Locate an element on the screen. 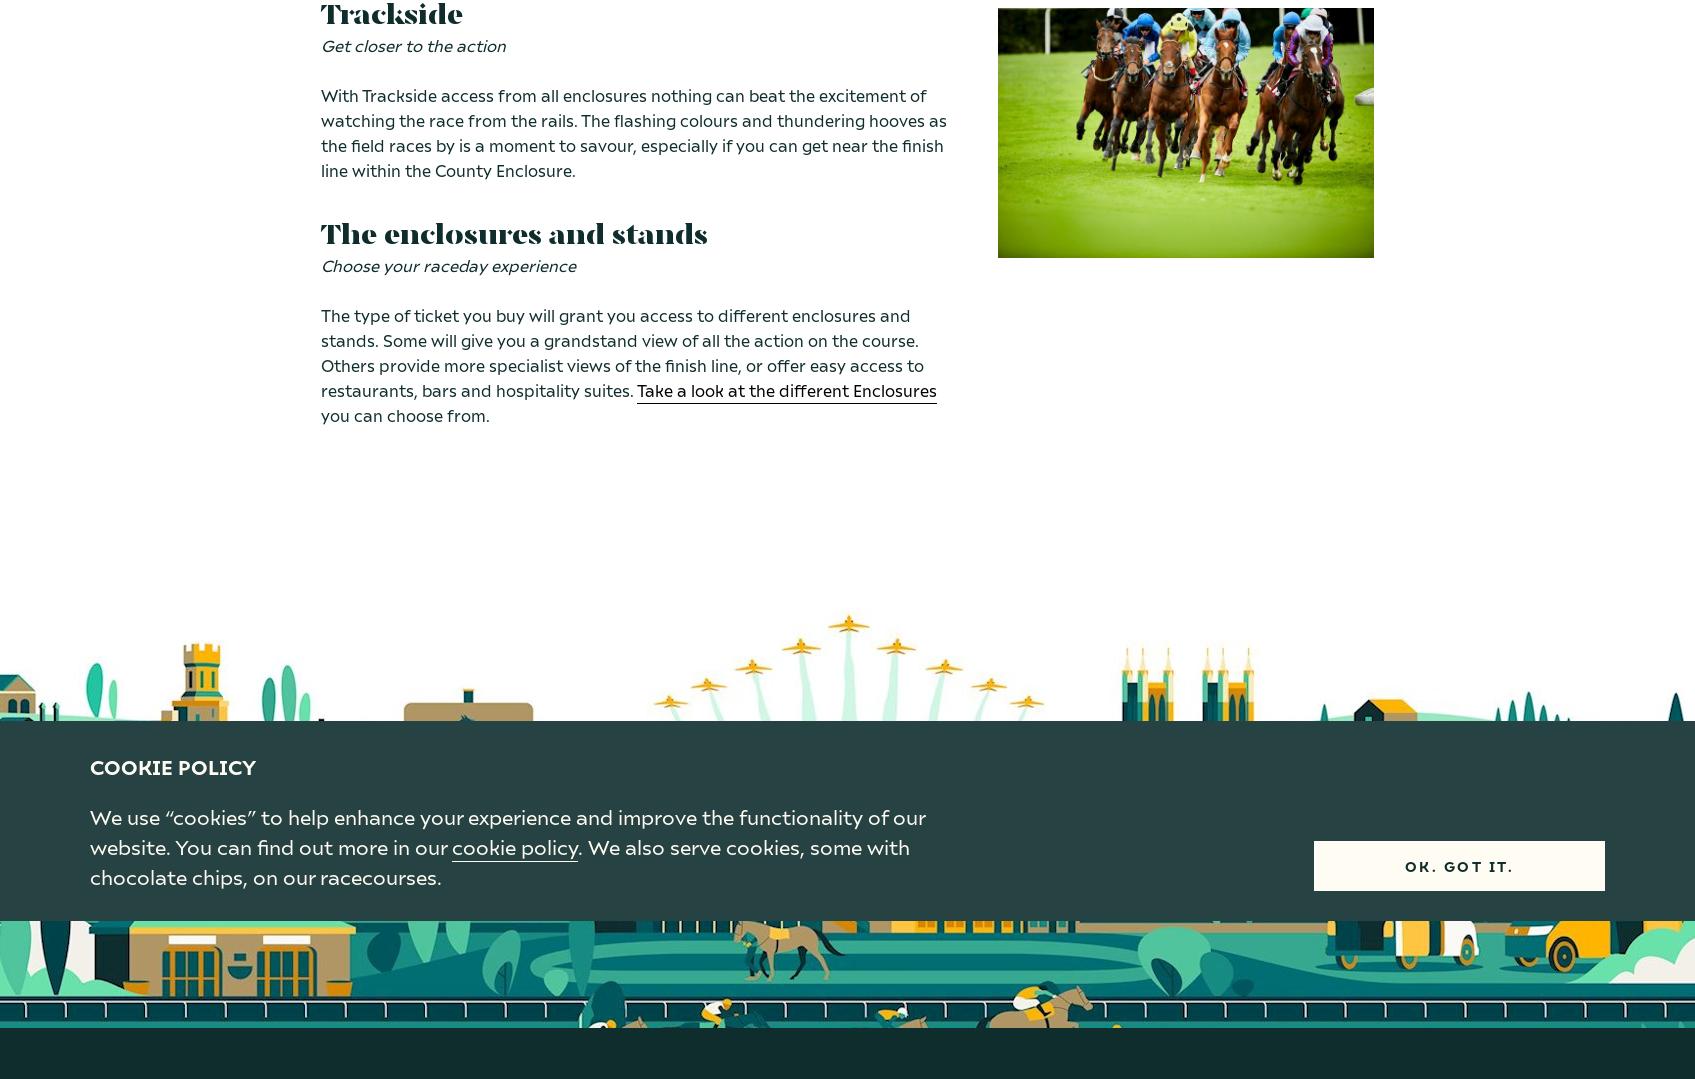 This screenshot has width=1695, height=1079. 'cookie policy' is located at coordinates (513, 845).